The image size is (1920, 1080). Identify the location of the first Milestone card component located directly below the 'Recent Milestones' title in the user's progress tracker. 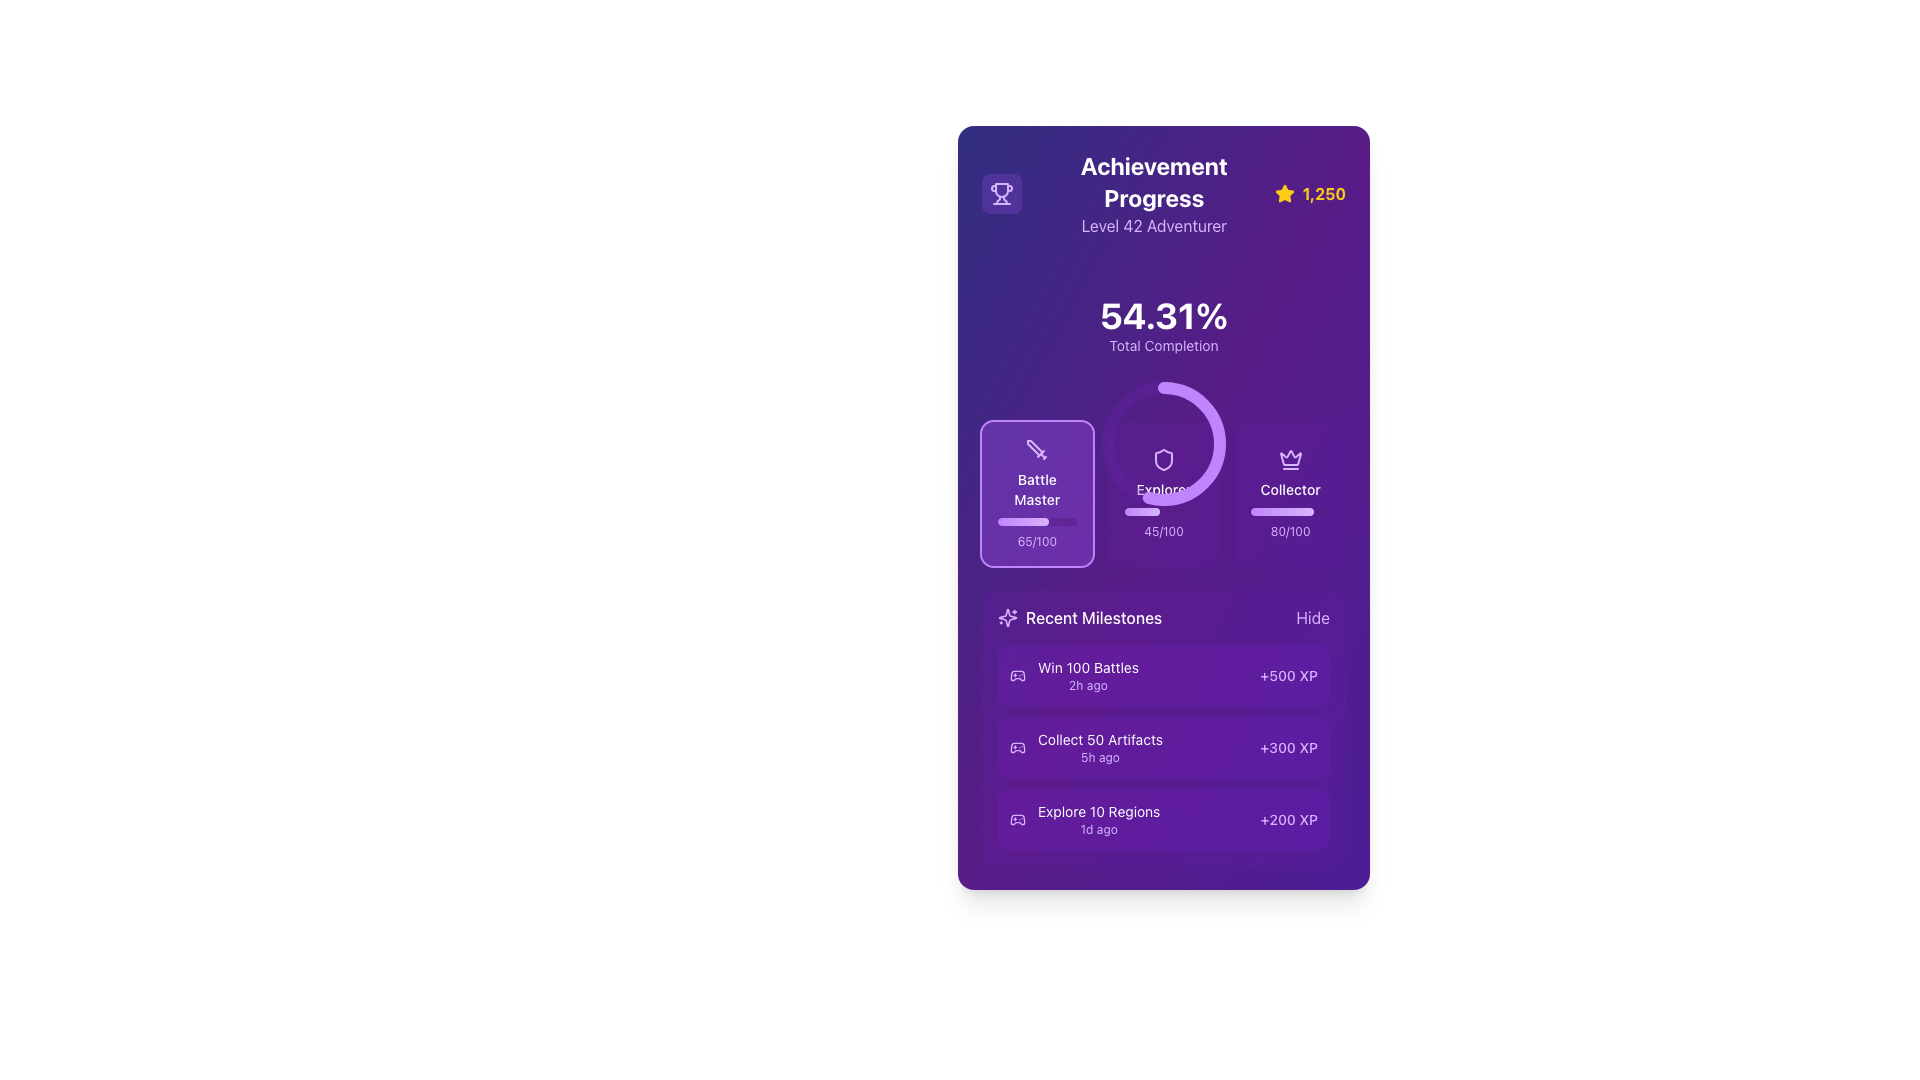
(1163, 675).